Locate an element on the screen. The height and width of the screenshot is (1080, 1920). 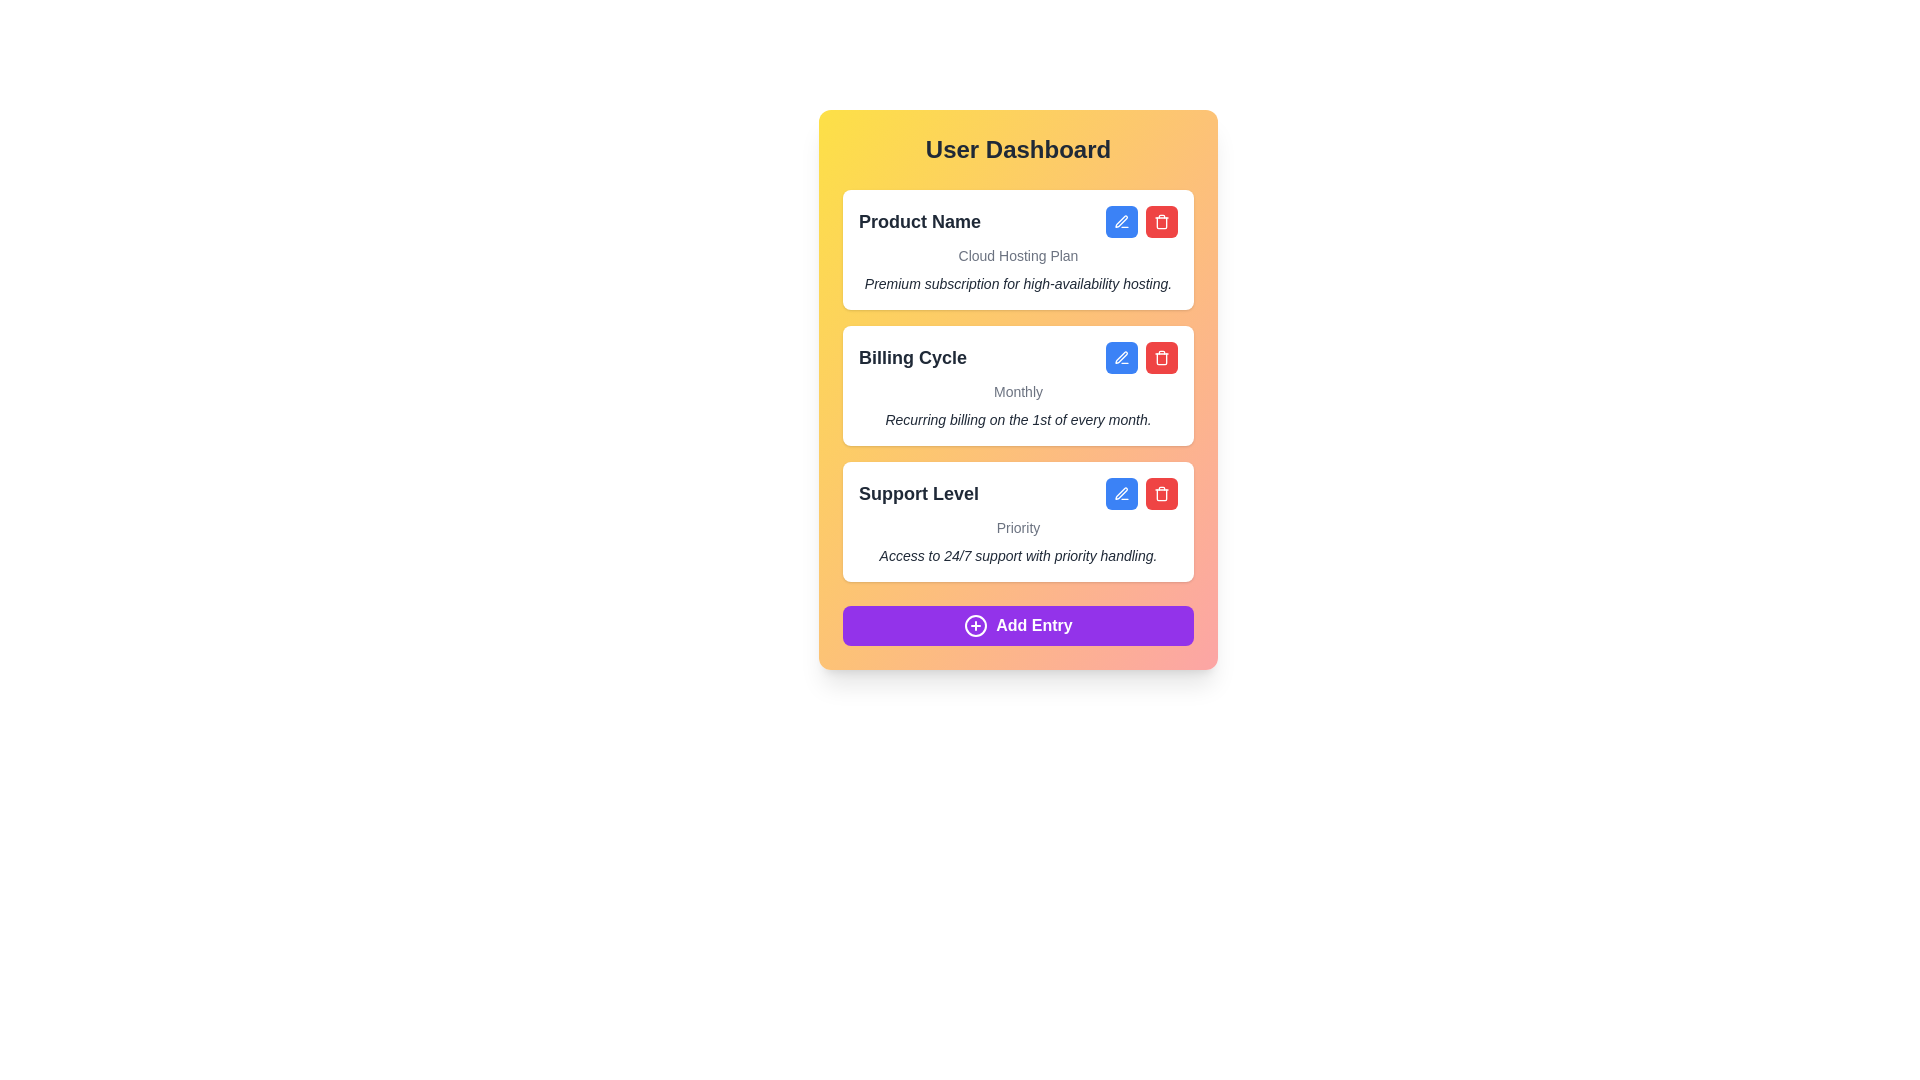
the static text element containing 'Cloud Hosting Plan', which is styled in gray and positioned below the 'Product Name' heading in the User Dashboard is located at coordinates (1018, 254).